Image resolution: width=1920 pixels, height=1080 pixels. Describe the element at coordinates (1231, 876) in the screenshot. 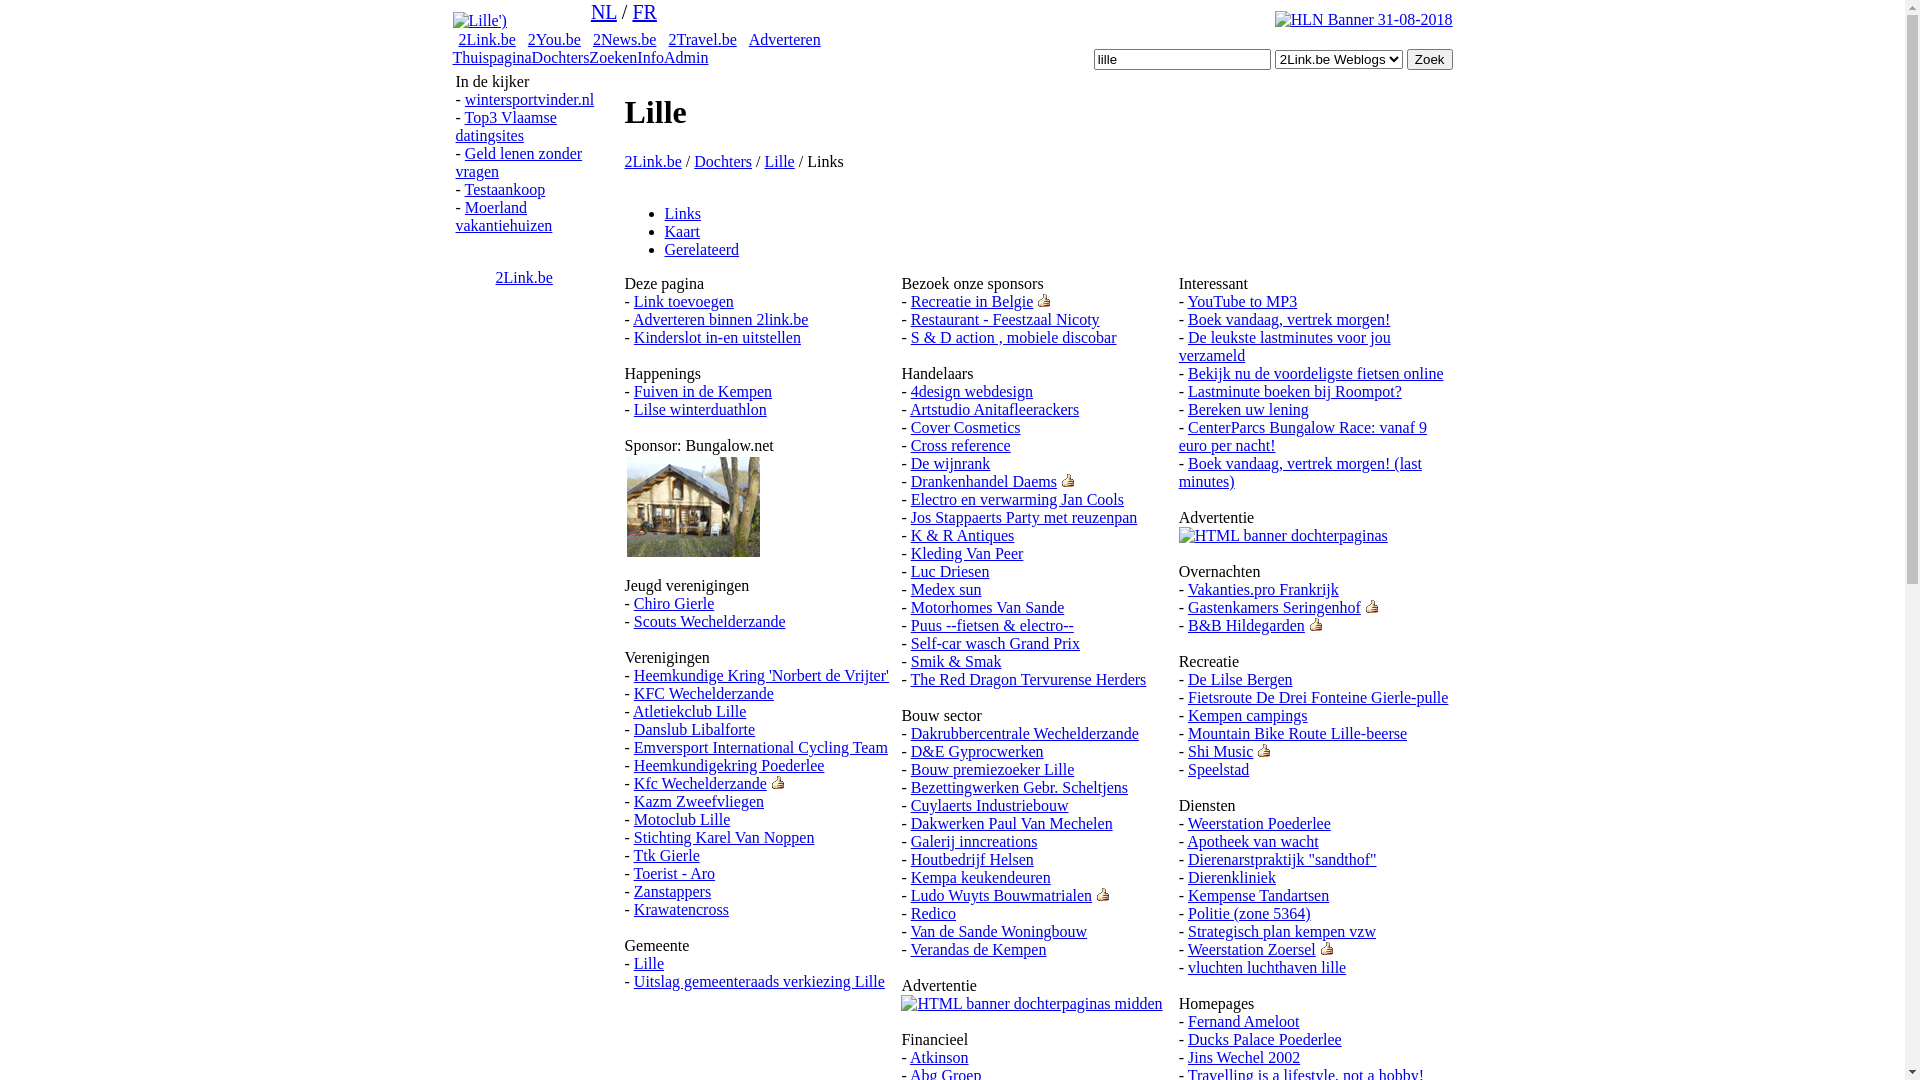

I see `'Dierenkliniek'` at that location.